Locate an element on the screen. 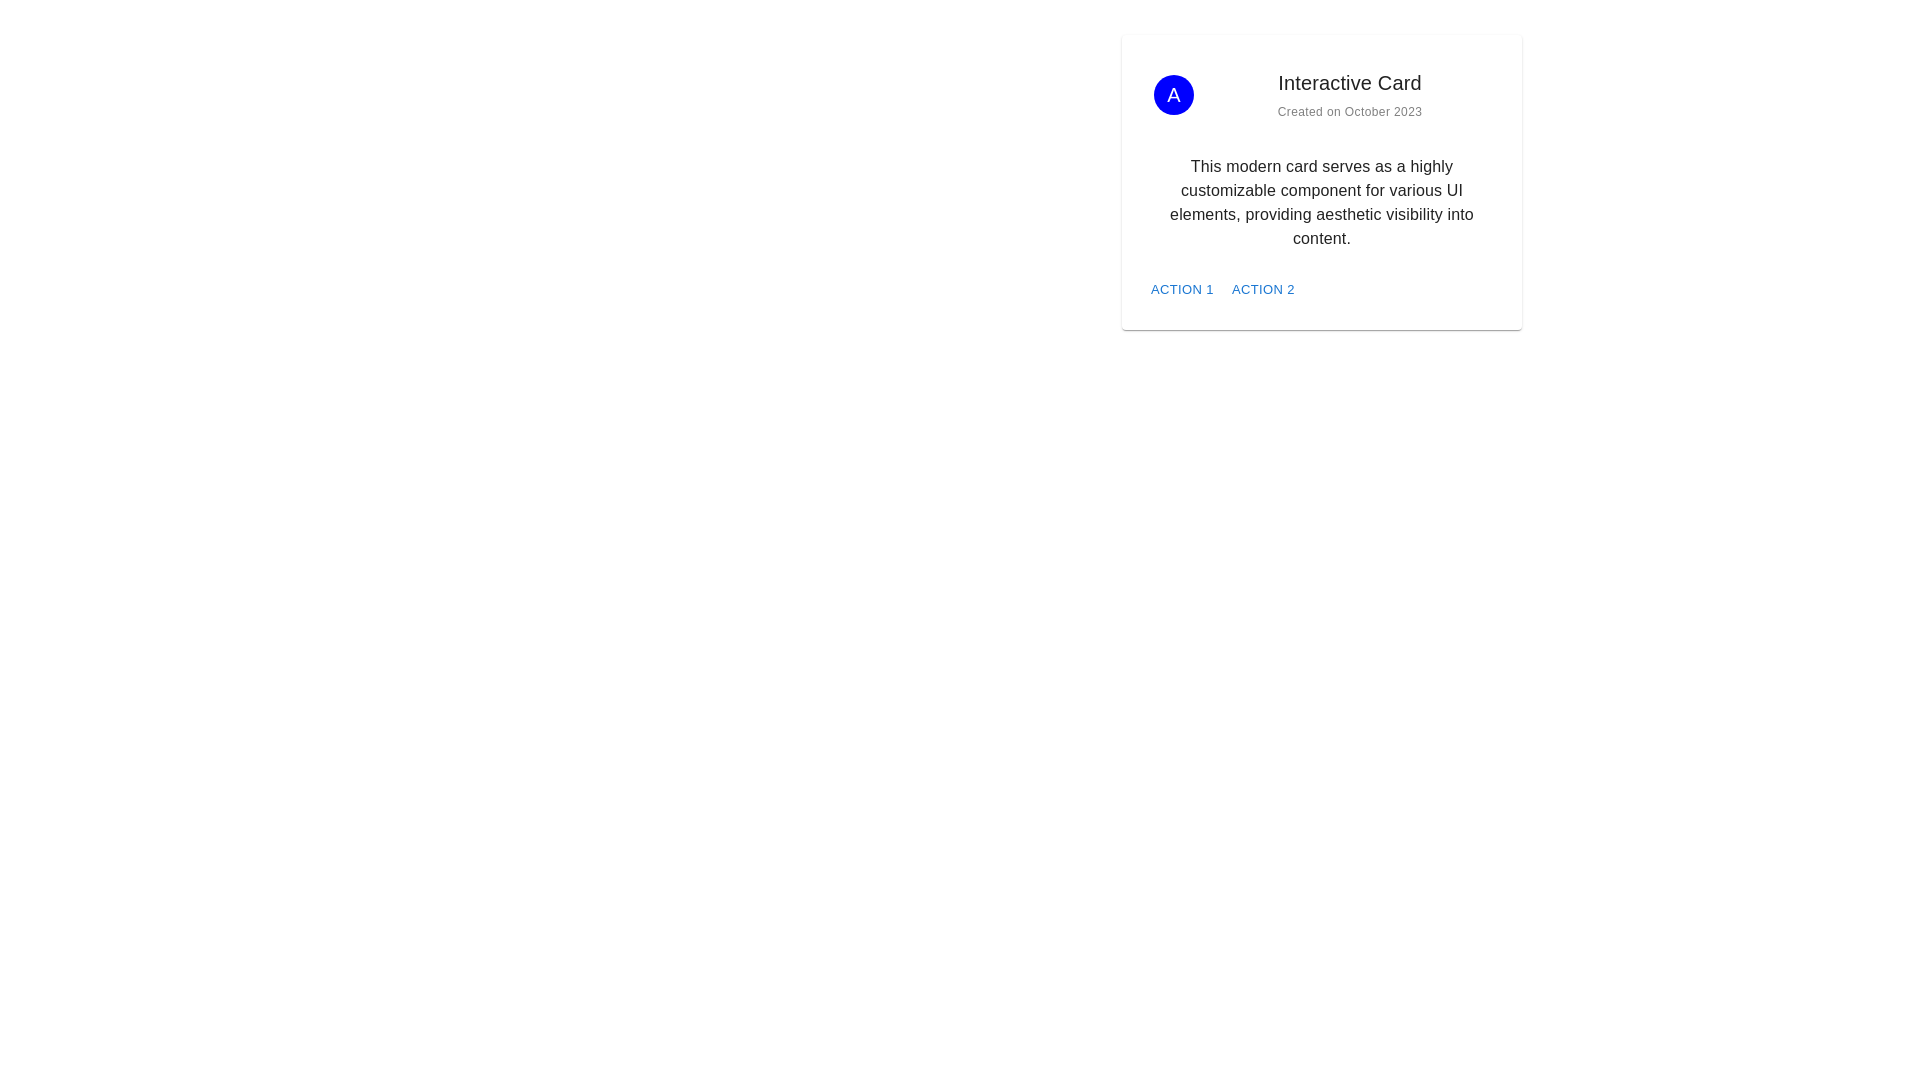  the avatar element positioned at the leftmost side of the card's header is located at coordinates (1174, 95).